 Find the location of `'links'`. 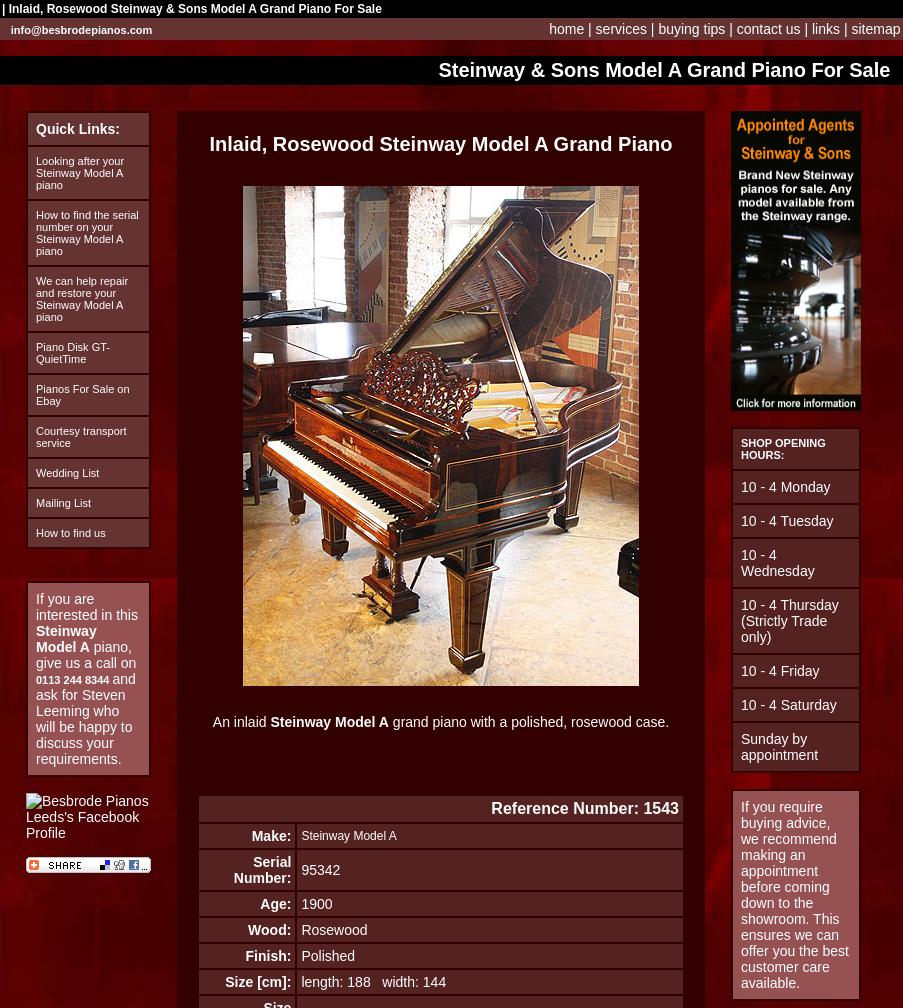

'links' is located at coordinates (824, 29).